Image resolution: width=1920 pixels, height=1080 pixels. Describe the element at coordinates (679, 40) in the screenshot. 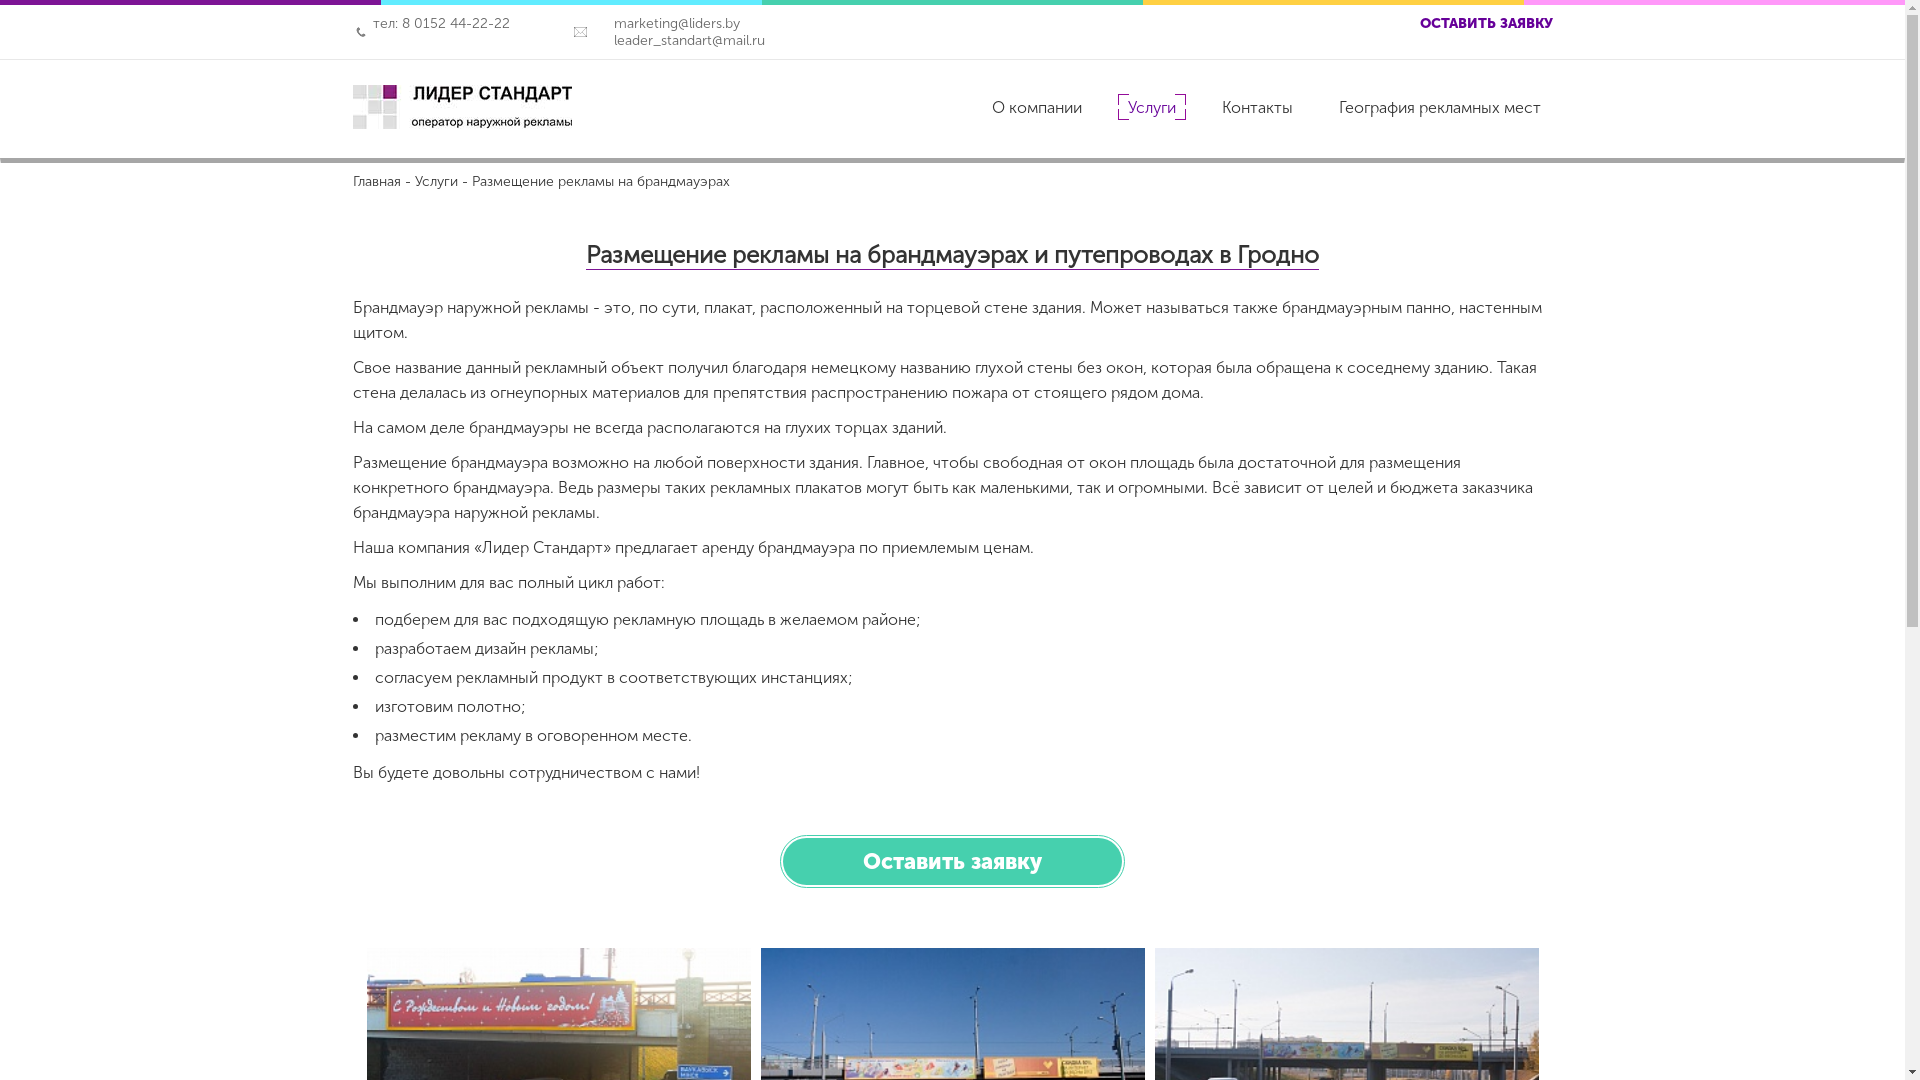

I see `'leader_standart@mail.ru'` at that location.